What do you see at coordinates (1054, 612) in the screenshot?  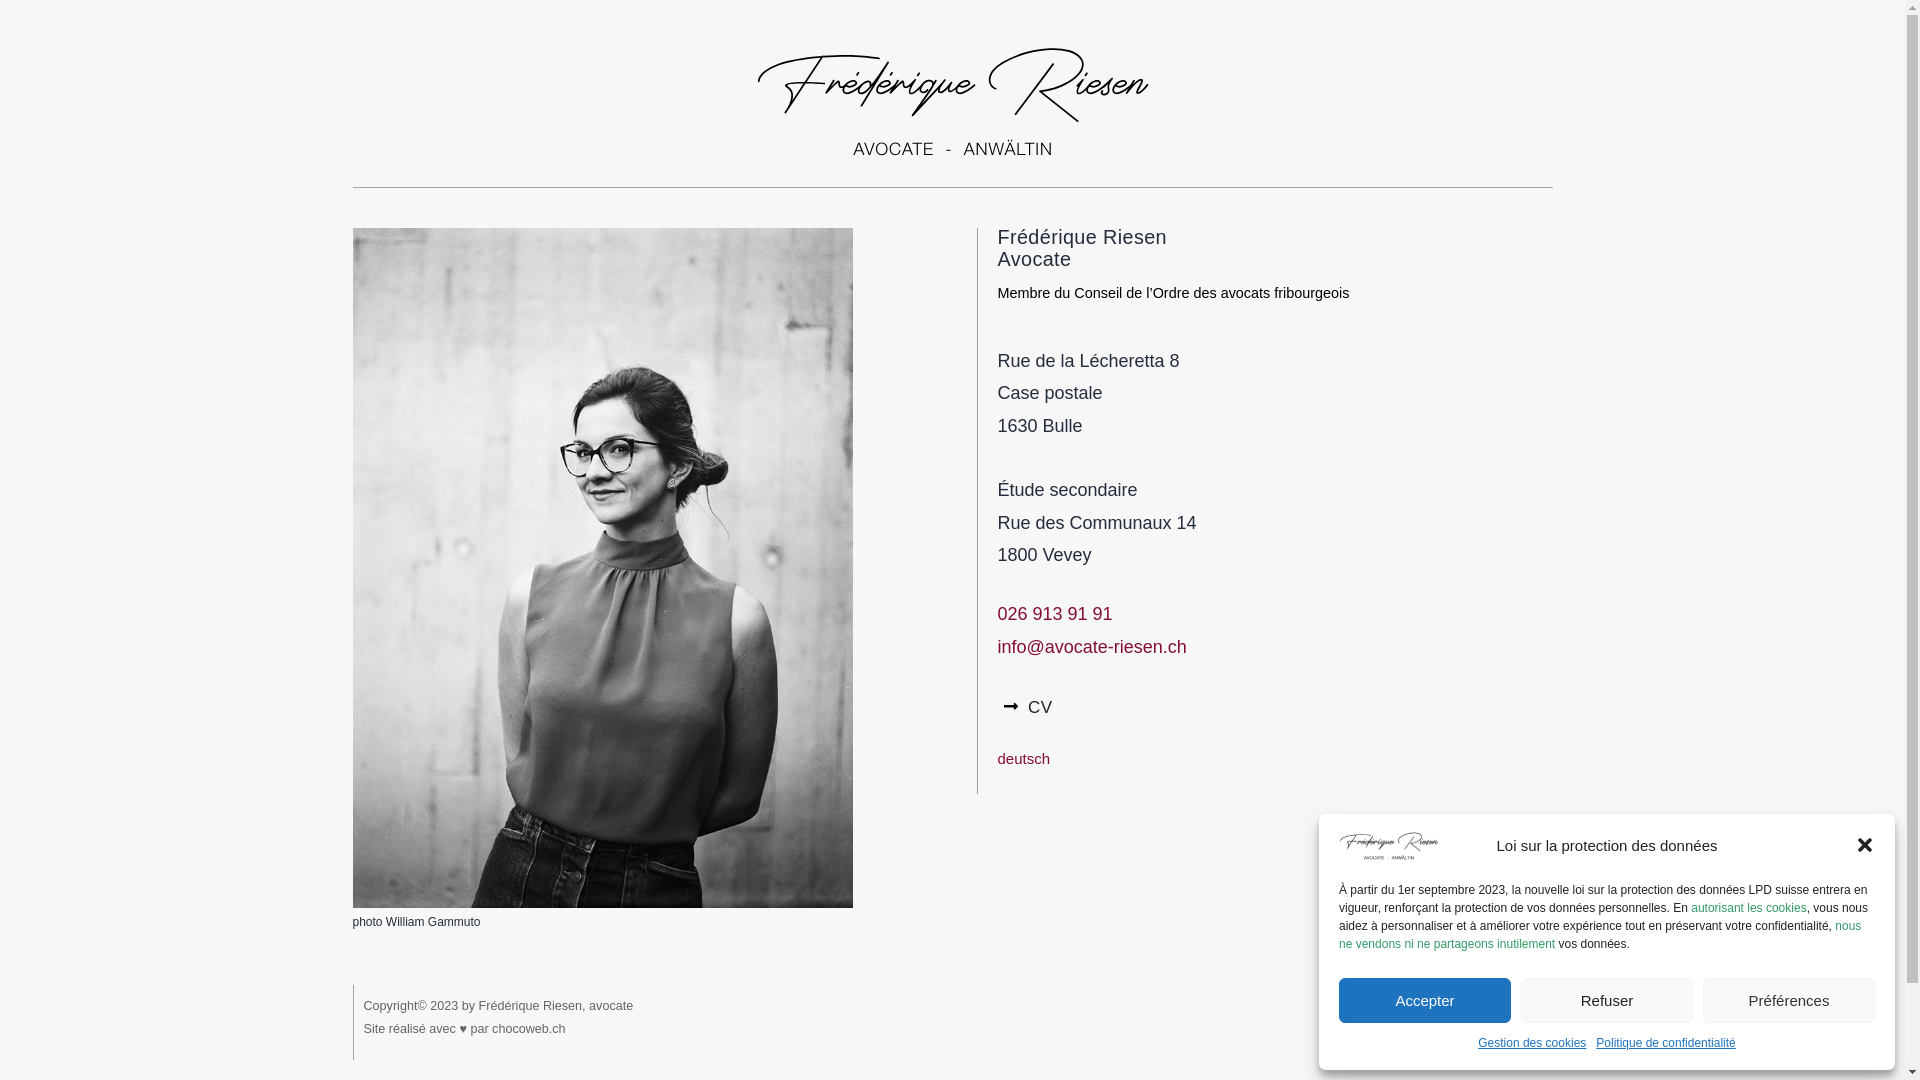 I see `'026 913 91 91'` at bounding box center [1054, 612].